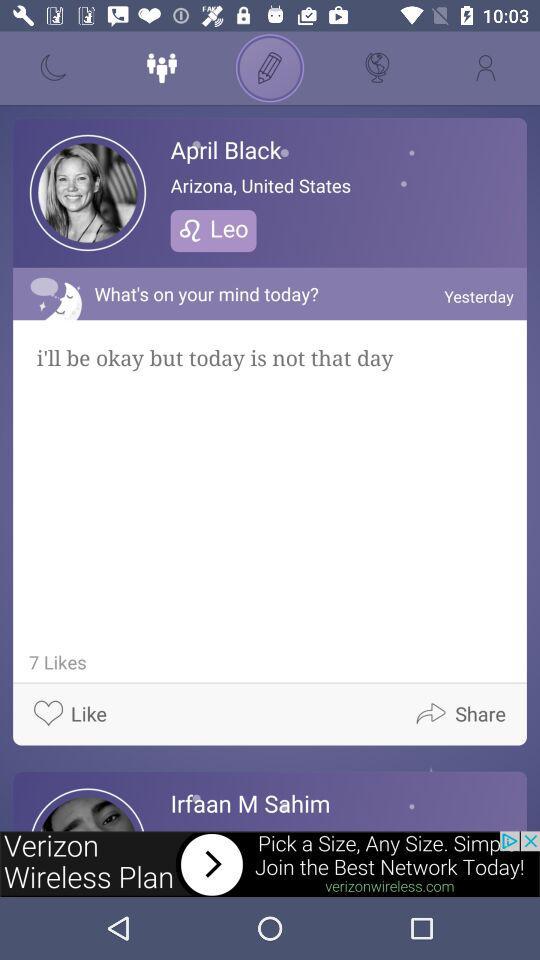 This screenshot has width=540, height=960. I want to click on first icon at top left, so click(54, 68).